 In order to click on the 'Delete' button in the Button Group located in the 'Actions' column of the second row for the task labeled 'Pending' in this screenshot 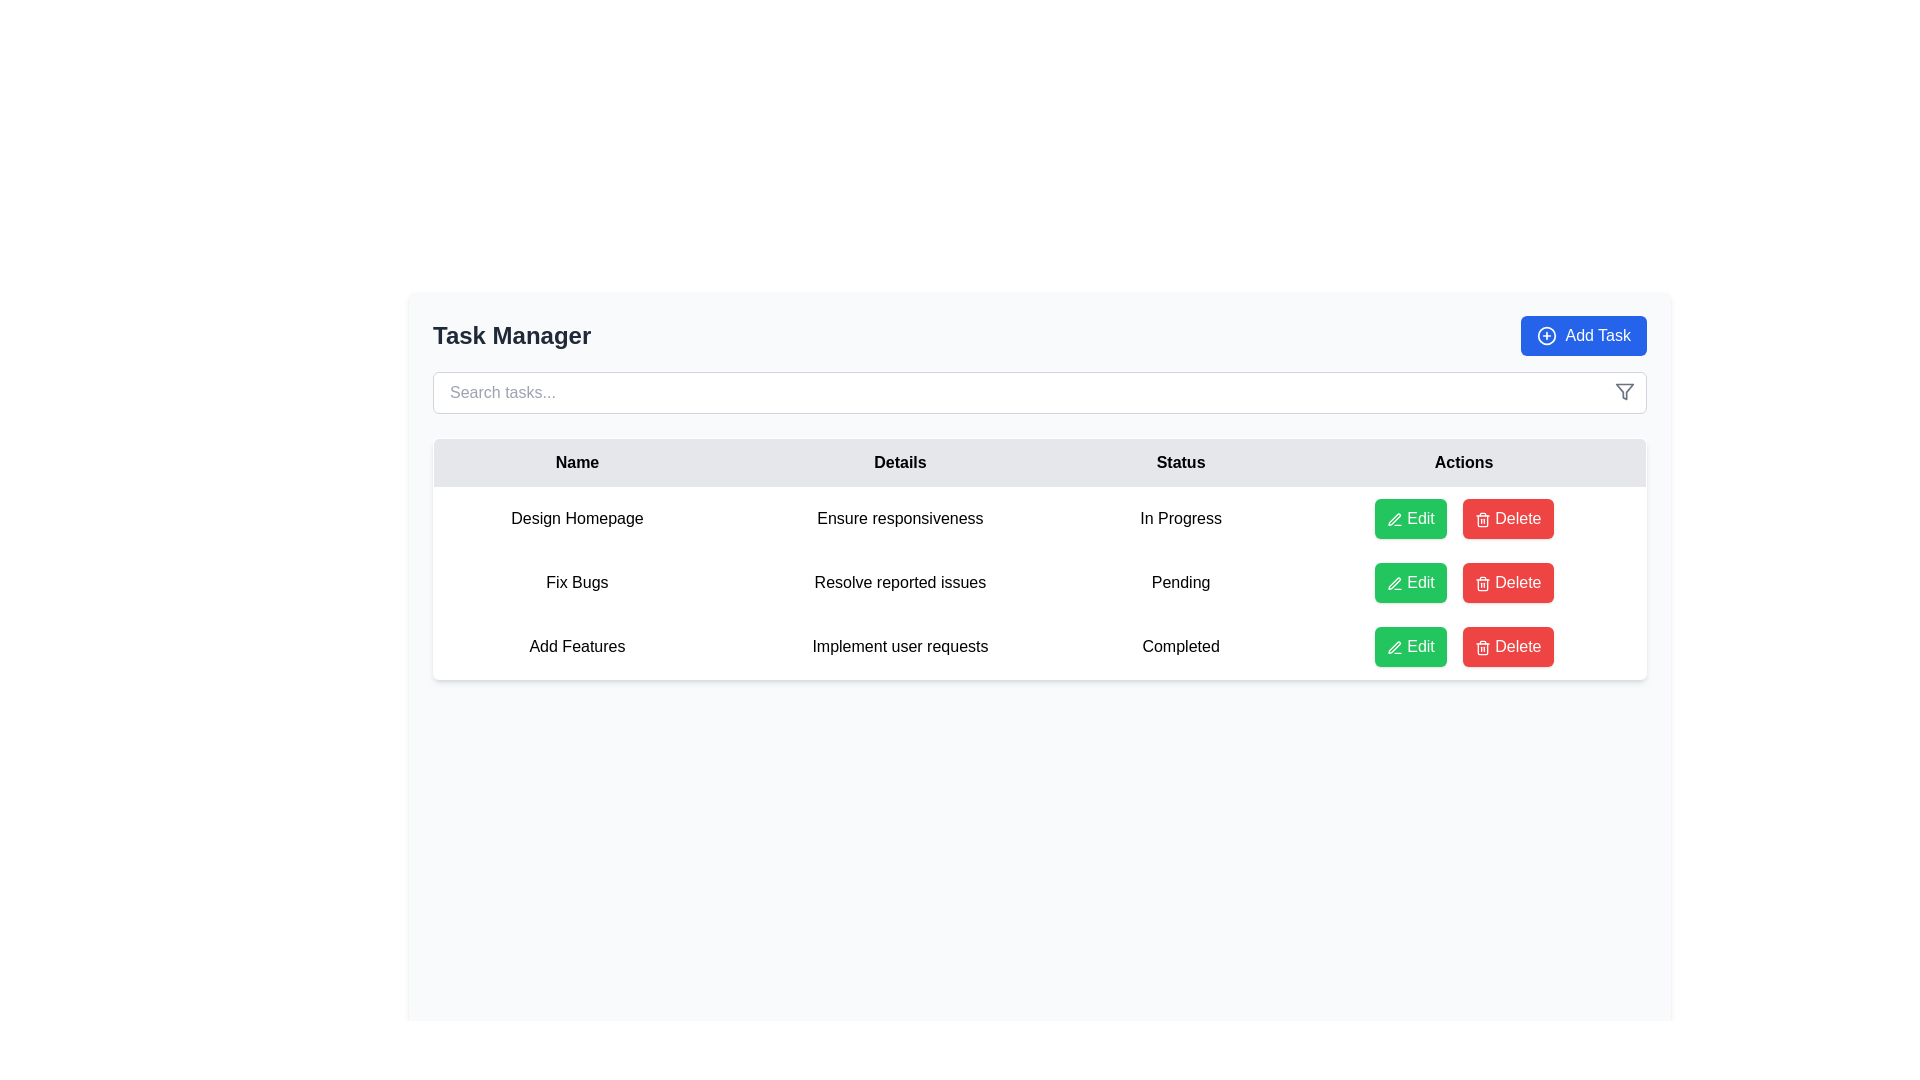, I will do `click(1464, 582)`.